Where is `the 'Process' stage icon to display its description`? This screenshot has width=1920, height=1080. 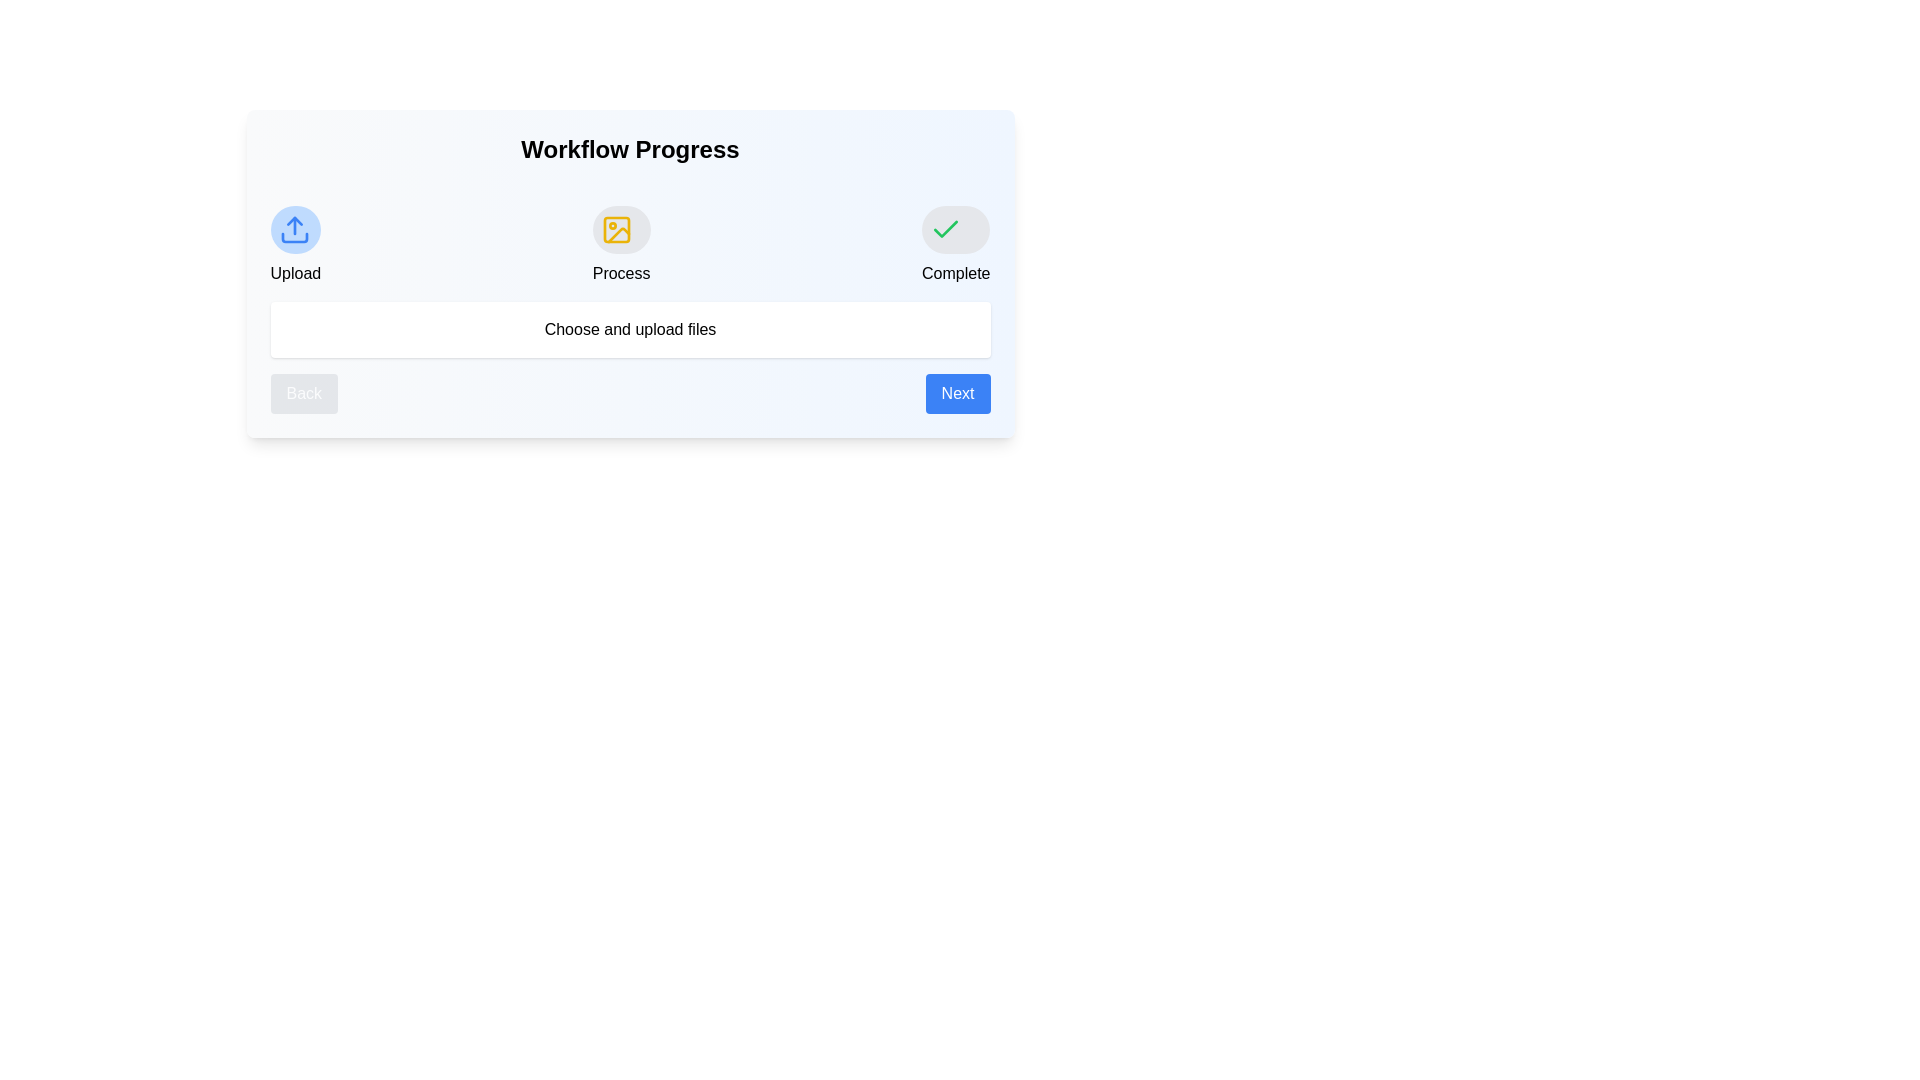
the 'Process' stage icon to display its description is located at coordinates (620, 229).